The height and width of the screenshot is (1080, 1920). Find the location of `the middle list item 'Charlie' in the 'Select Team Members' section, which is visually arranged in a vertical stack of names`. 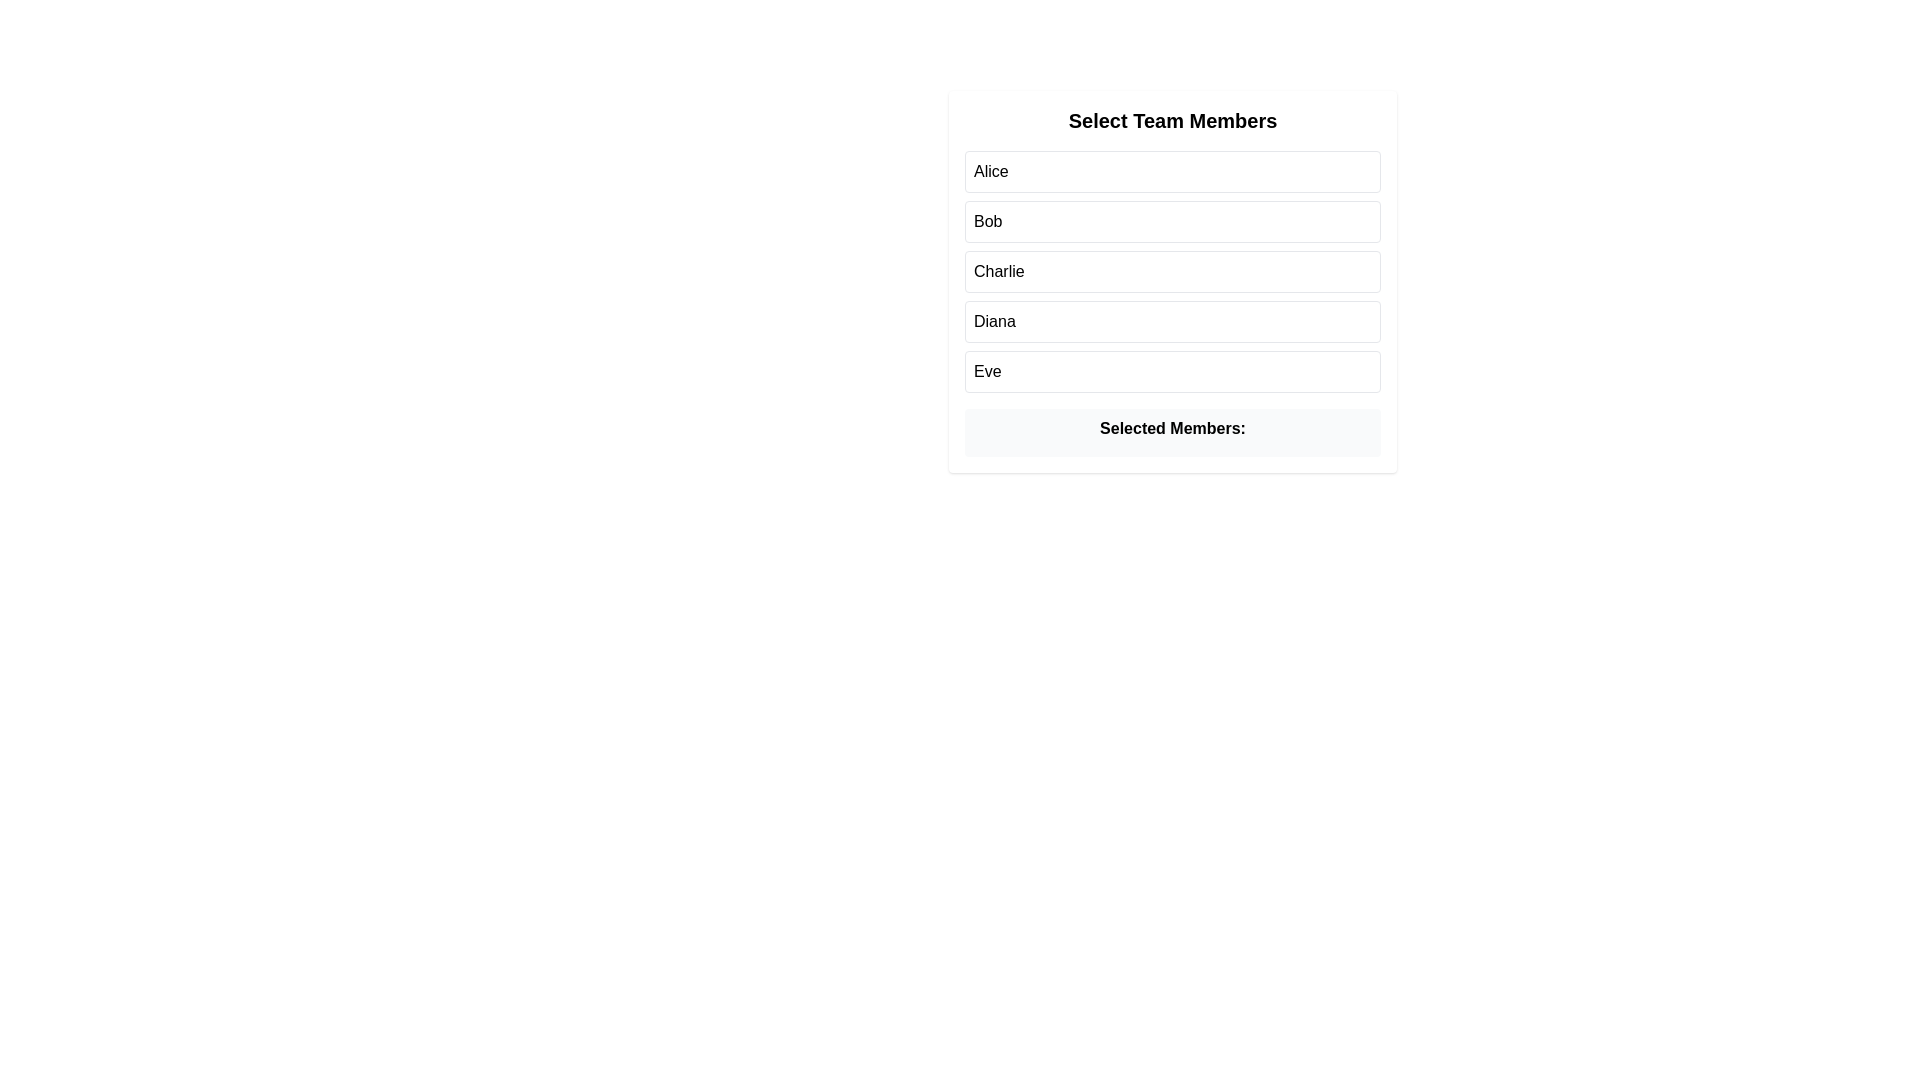

the middle list item 'Charlie' in the 'Select Team Members' section, which is visually arranged in a vertical stack of names is located at coordinates (1172, 272).